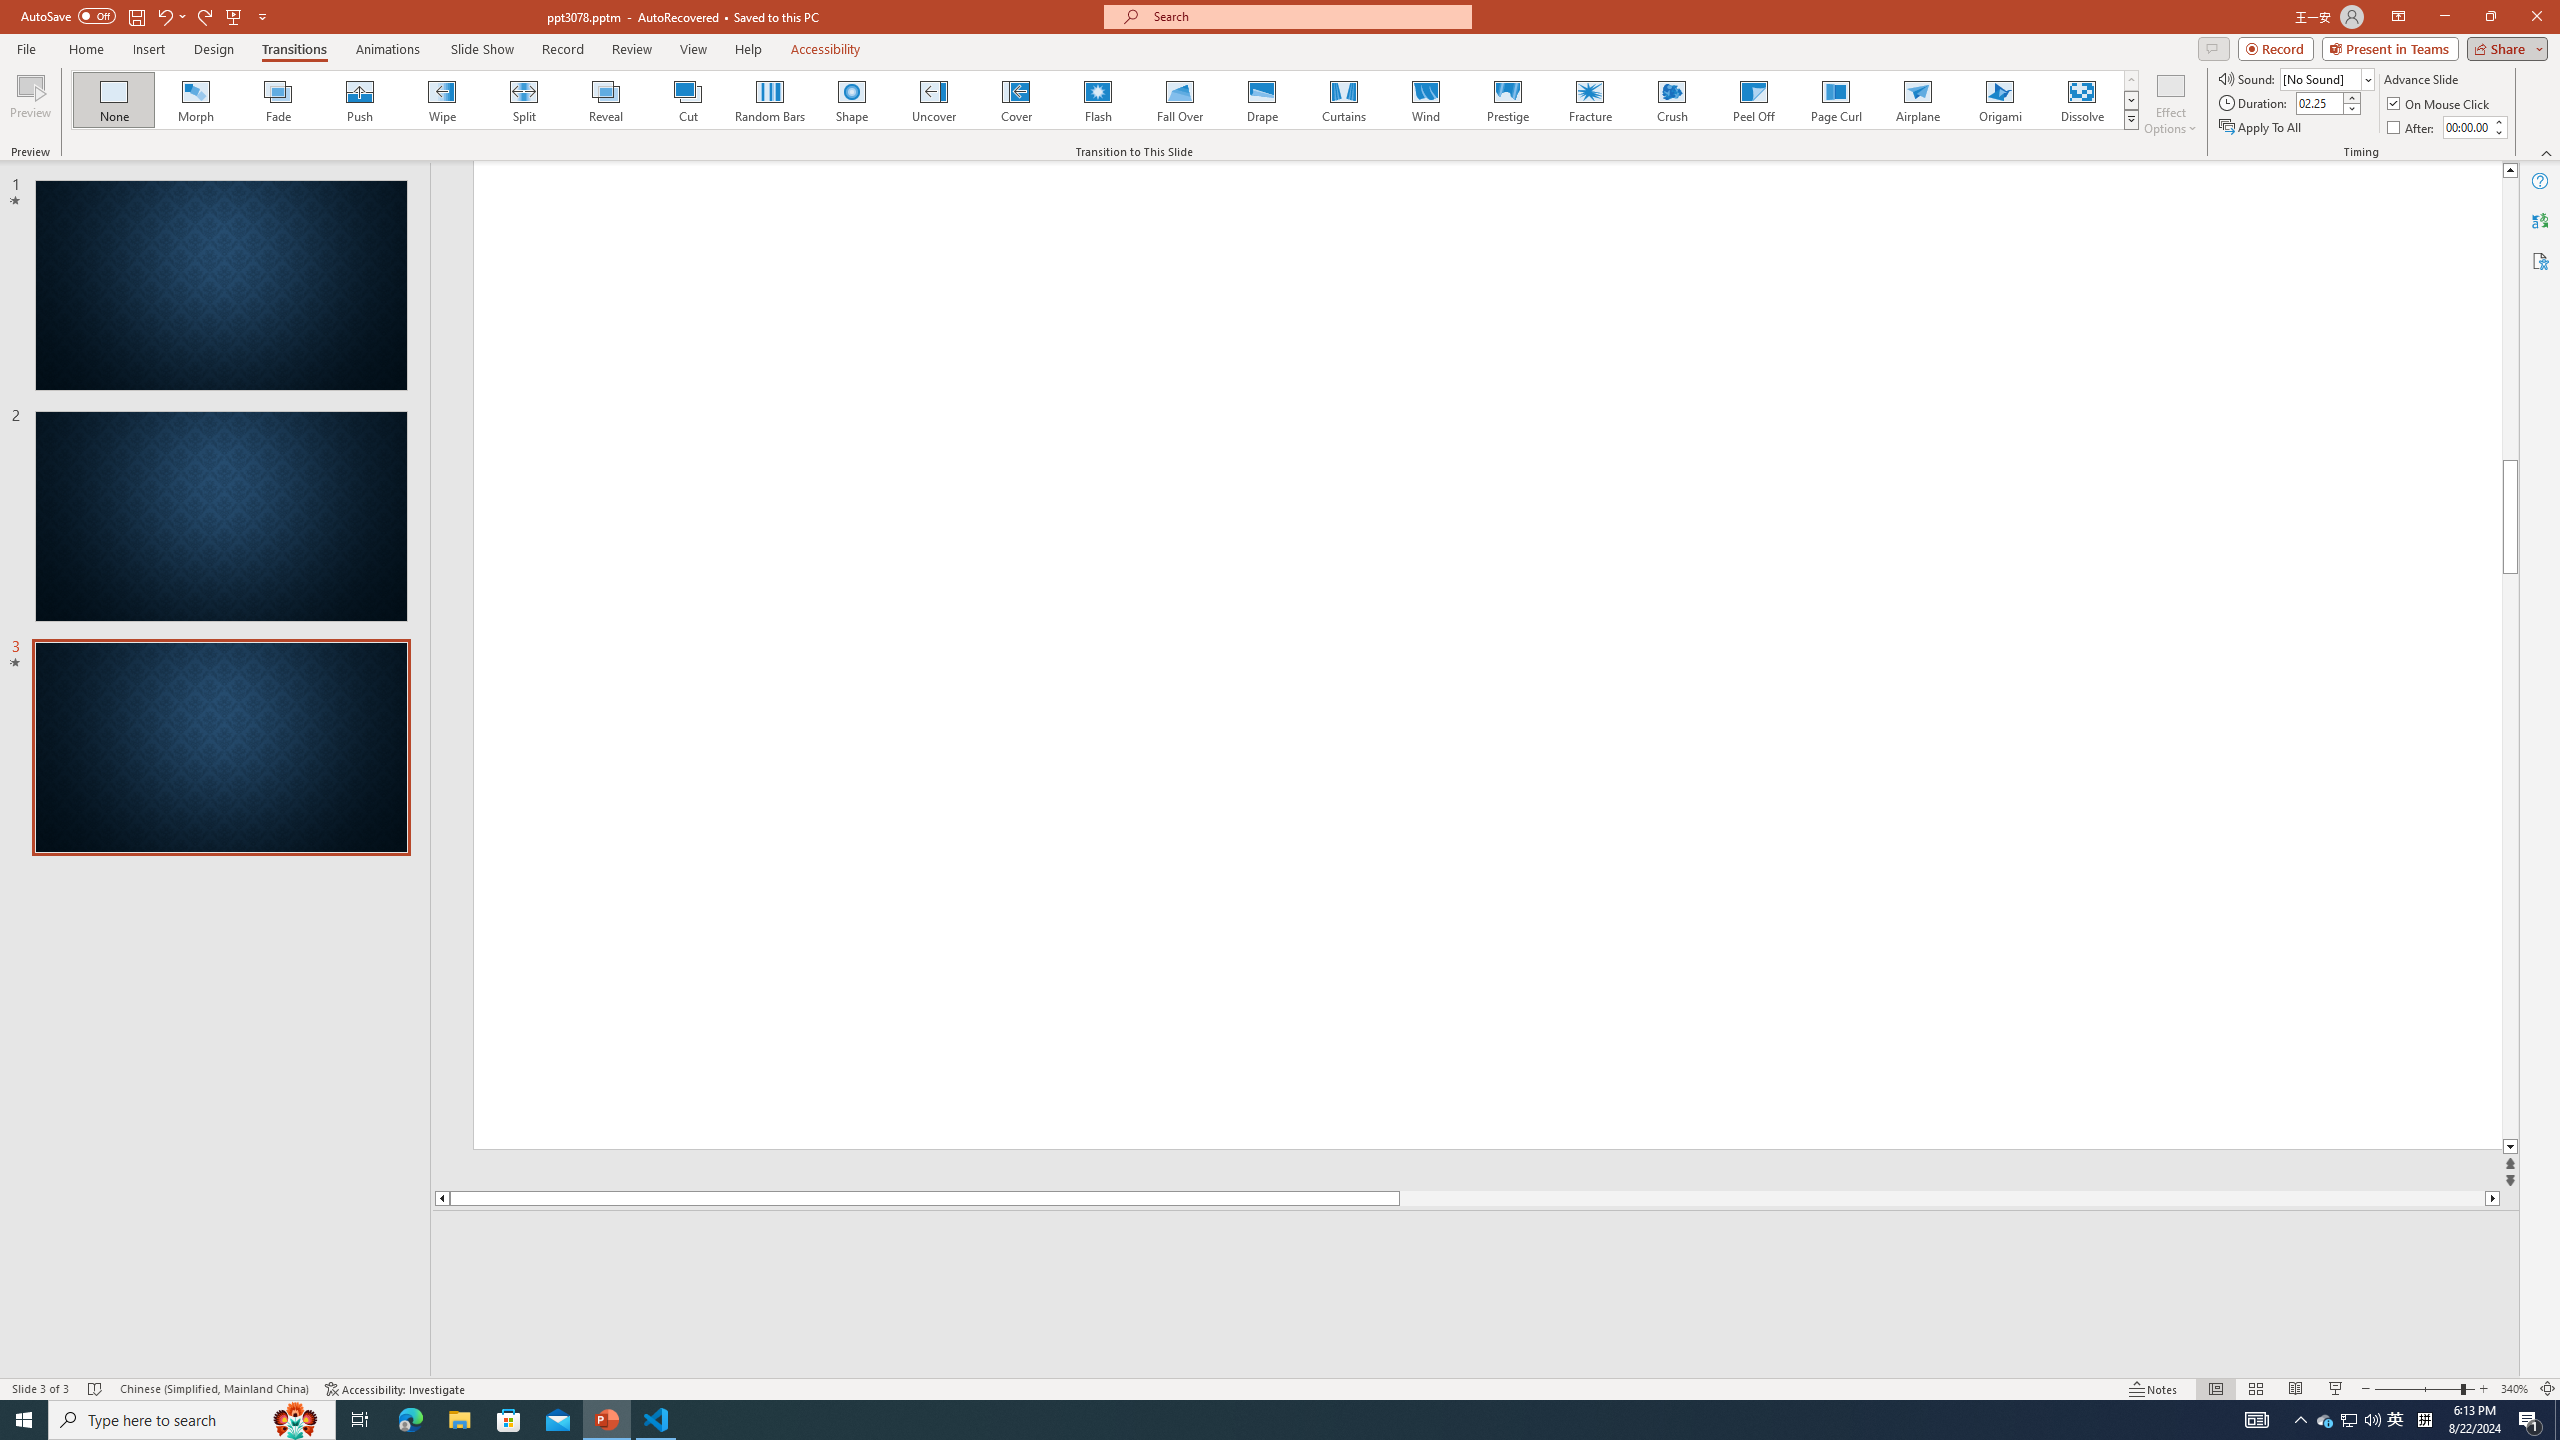 Image resolution: width=2560 pixels, height=1440 pixels. Describe the element at coordinates (1671, 99) in the screenshot. I see `'Crush'` at that location.